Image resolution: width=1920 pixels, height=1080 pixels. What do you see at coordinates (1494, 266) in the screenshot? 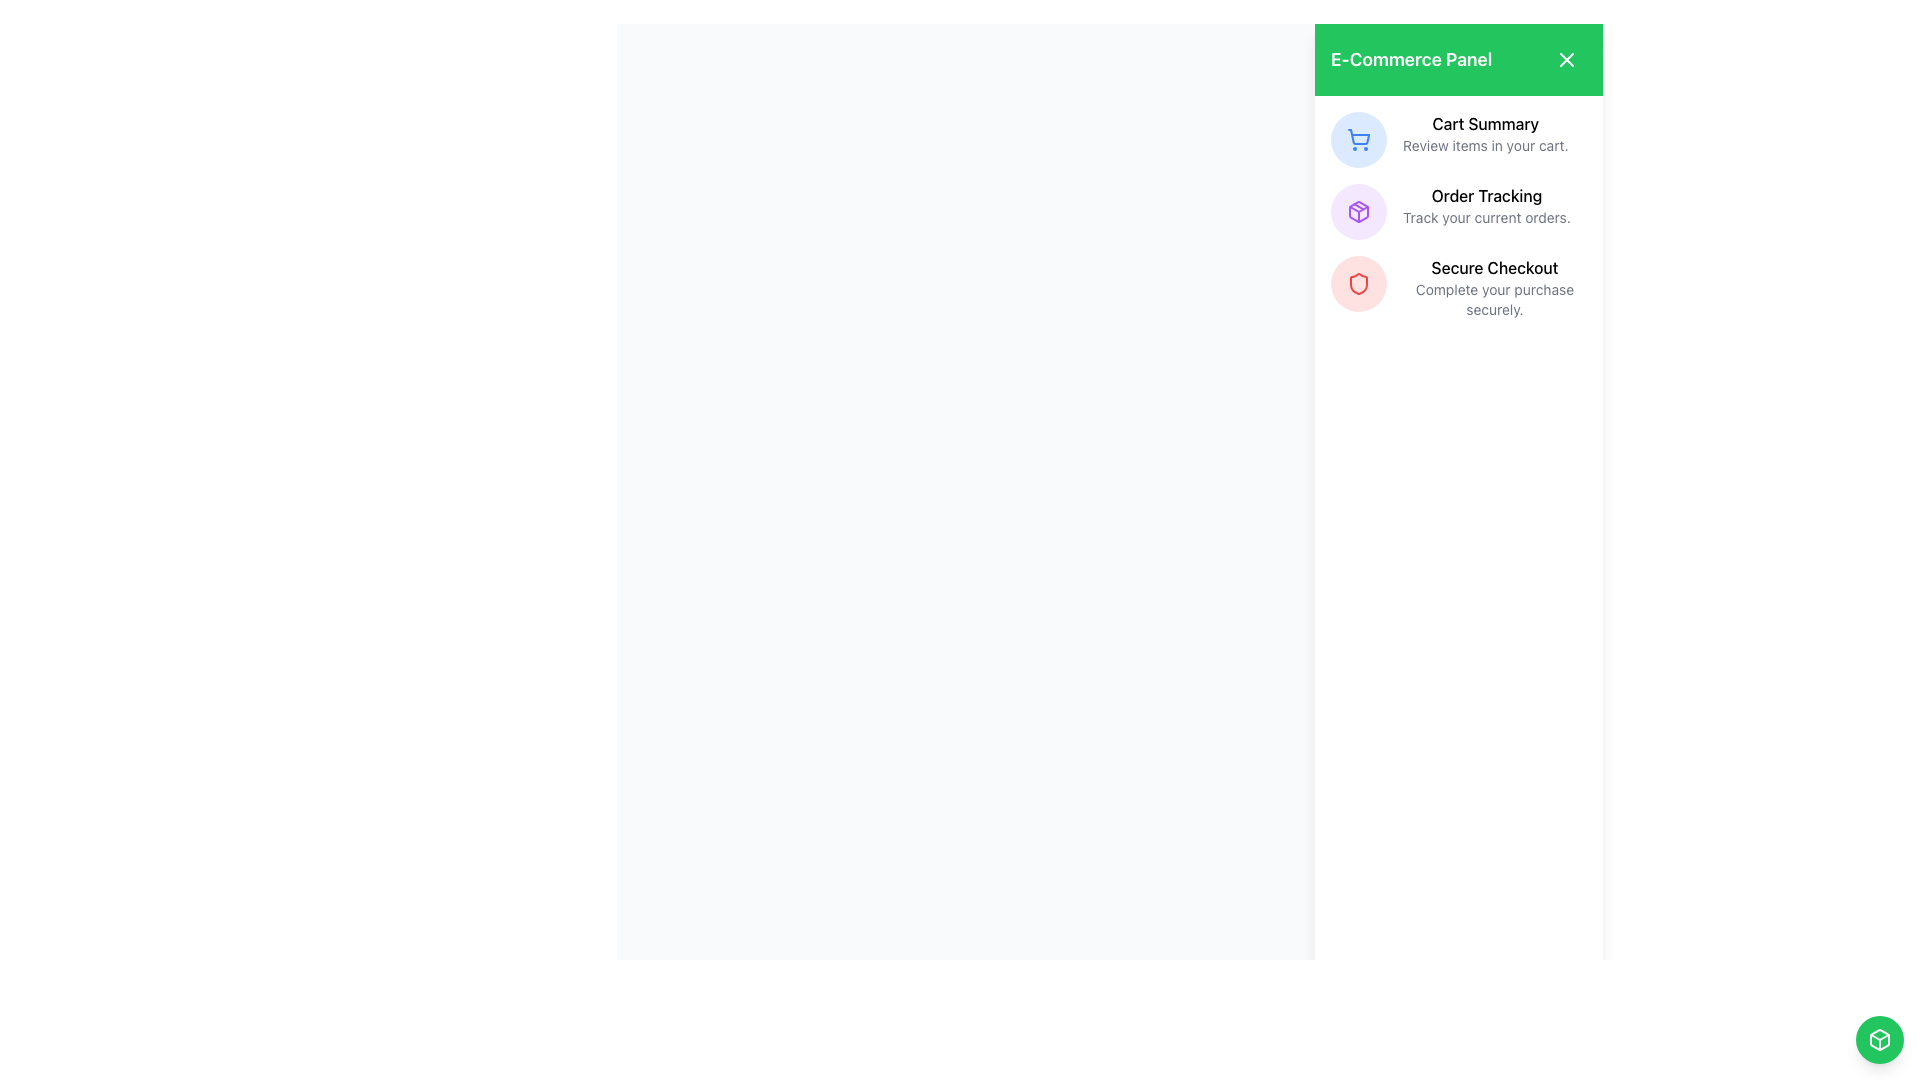
I see `the 'Secure Checkout' text label located in the lower section of the green-topped sidebar titled 'E-Commerce Panel'. It is the top line of text in a list item with a red circular icon featuring a shield` at bounding box center [1494, 266].